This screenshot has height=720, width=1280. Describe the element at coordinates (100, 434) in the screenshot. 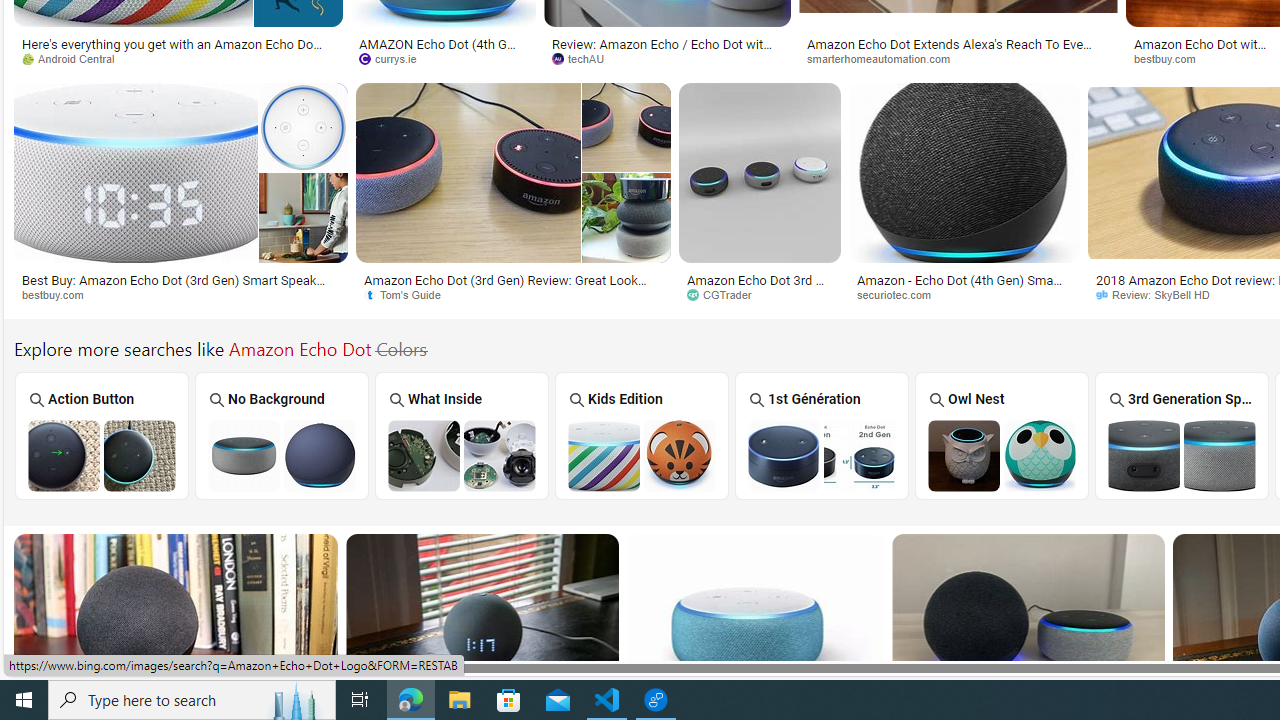

I see `'Amazon Echo Dot Action Button Action Button'` at that location.